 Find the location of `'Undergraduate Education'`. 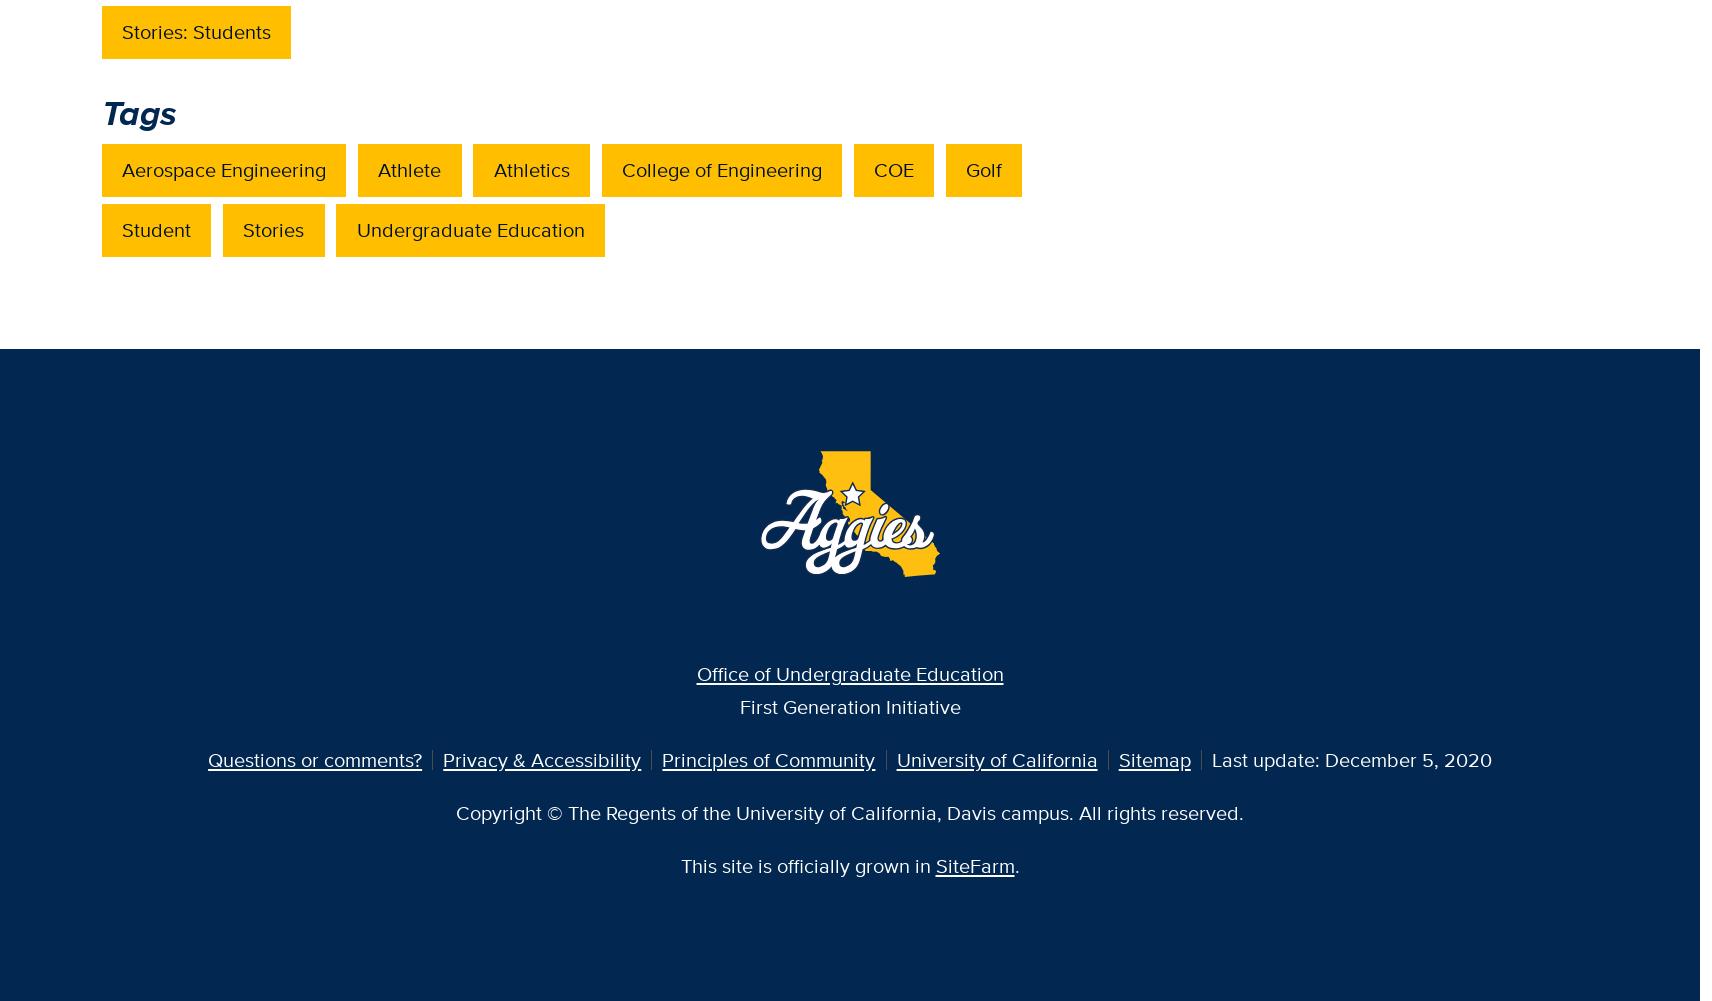

'Undergraduate Education' is located at coordinates (355, 227).